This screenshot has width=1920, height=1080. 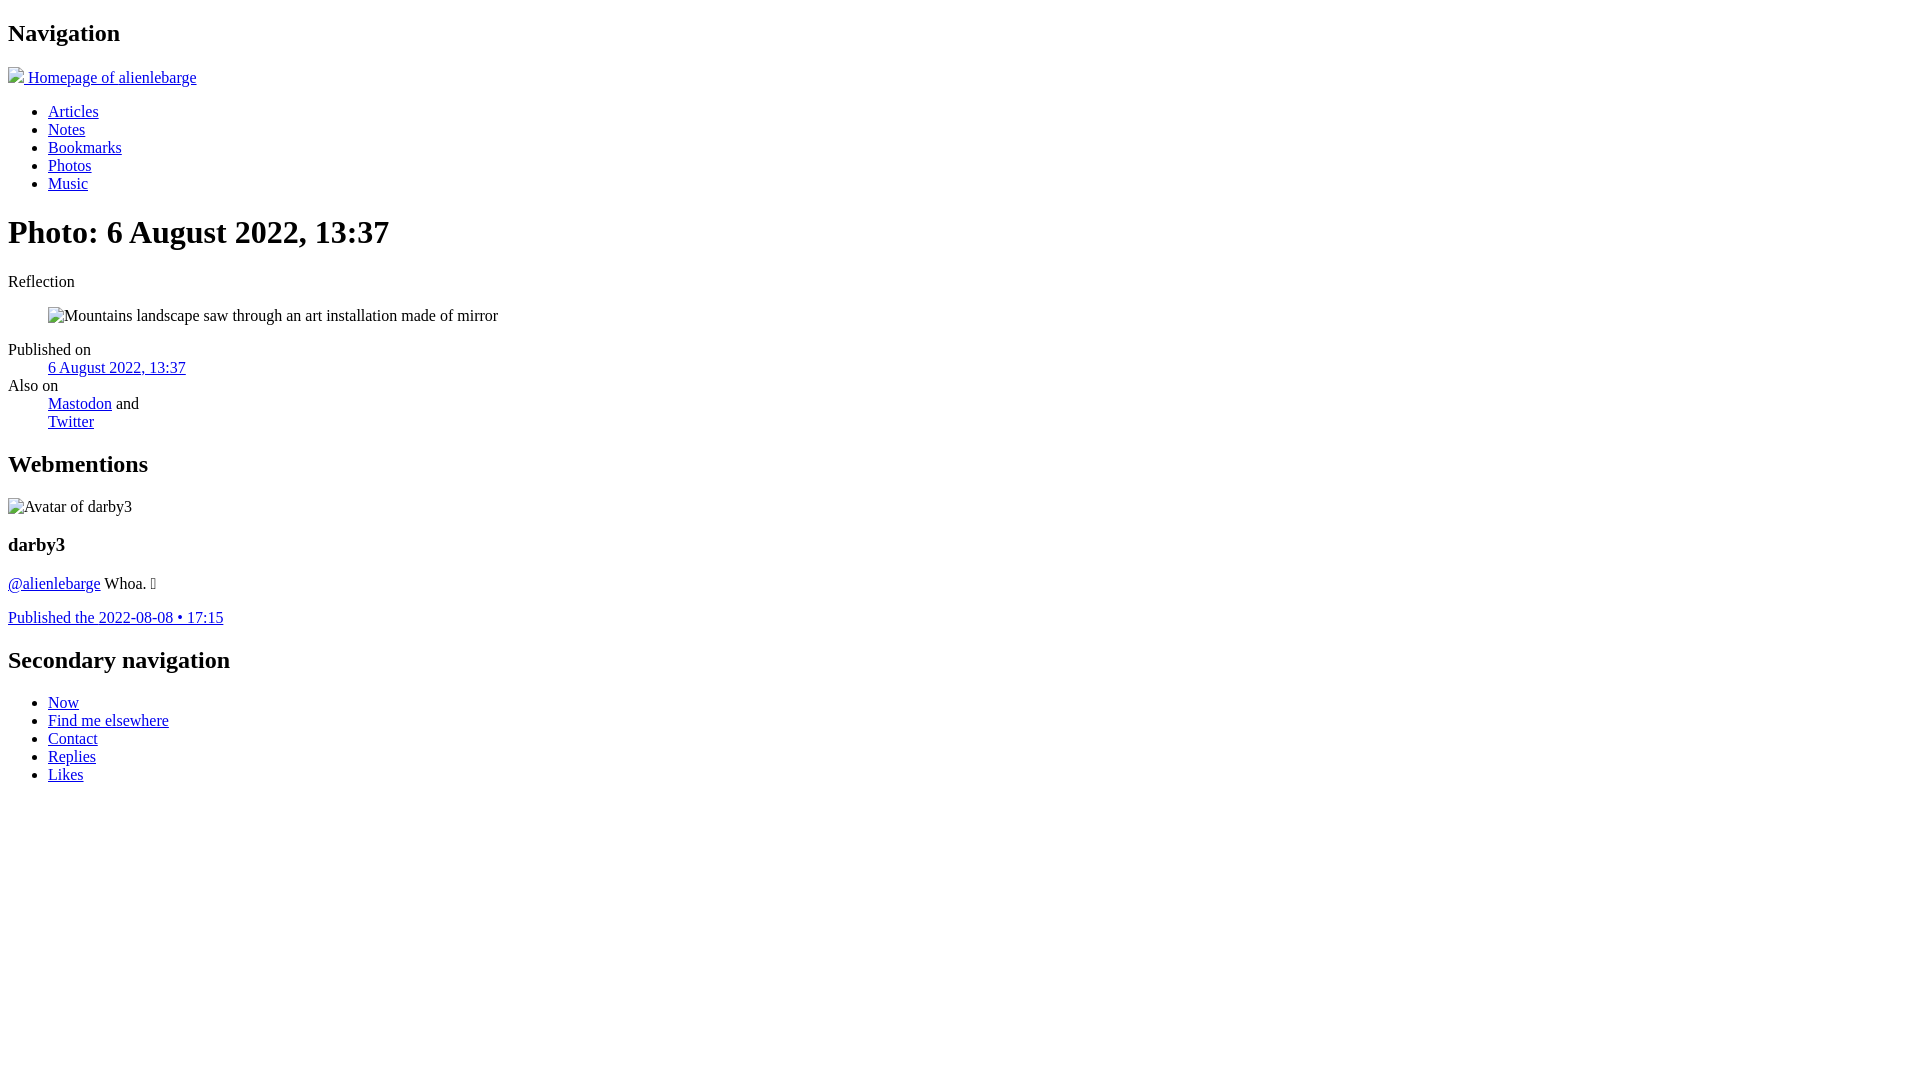 What do you see at coordinates (48, 146) in the screenshot?
I see `'Bookmarks'` at bounding box center [48, 146].